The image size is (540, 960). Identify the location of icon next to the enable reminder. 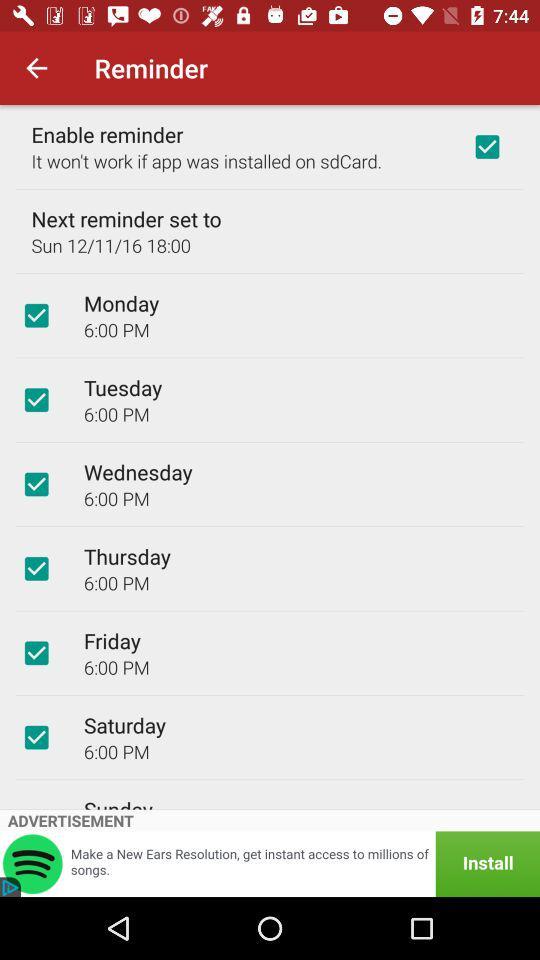
(486, 145).